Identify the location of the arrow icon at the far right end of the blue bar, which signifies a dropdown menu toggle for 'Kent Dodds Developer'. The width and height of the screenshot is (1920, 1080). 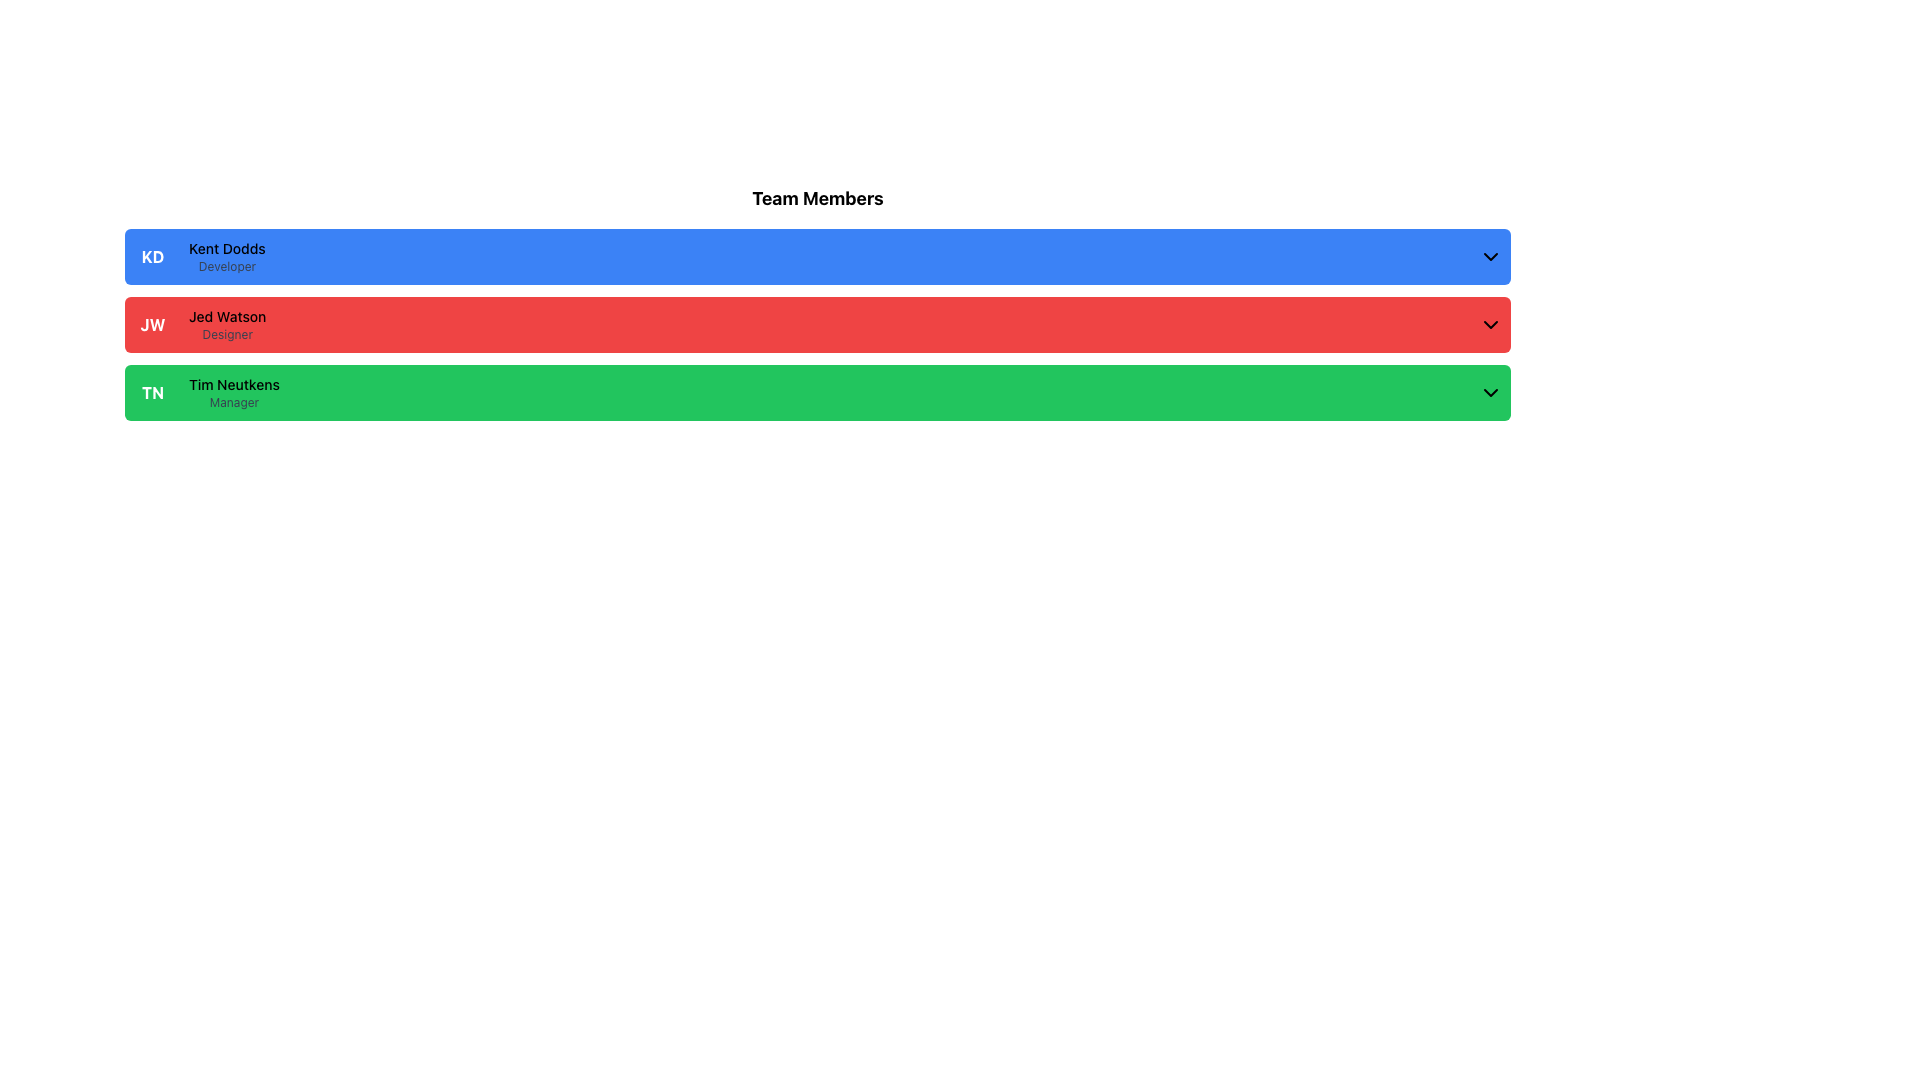
(1491, 256).